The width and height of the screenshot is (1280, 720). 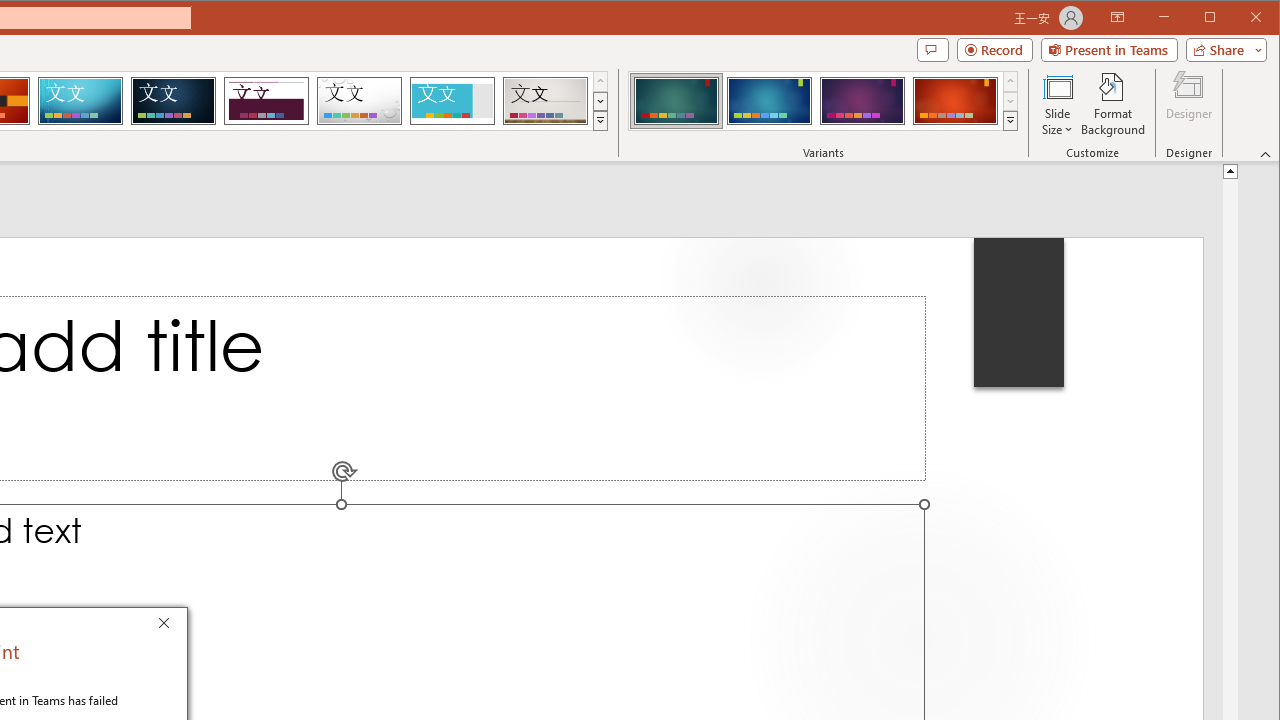 What do you see at coordinates (676, 100) in the screenshot?
I see `'Ion Variant 1'` at bounding box center [676, 100].